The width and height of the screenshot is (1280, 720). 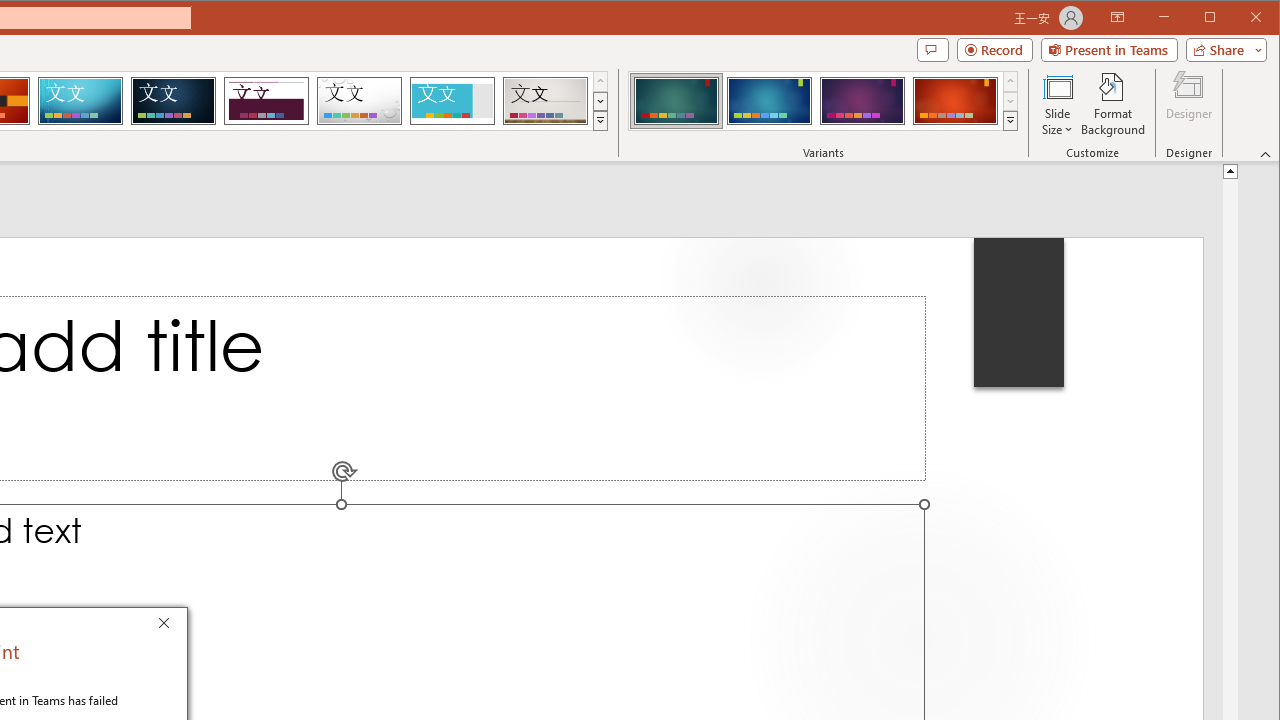 What do you see at coordinates (676, 100) in the screenshot?
I see `'Ion Variant 1'` at bounding box center [676, 100].